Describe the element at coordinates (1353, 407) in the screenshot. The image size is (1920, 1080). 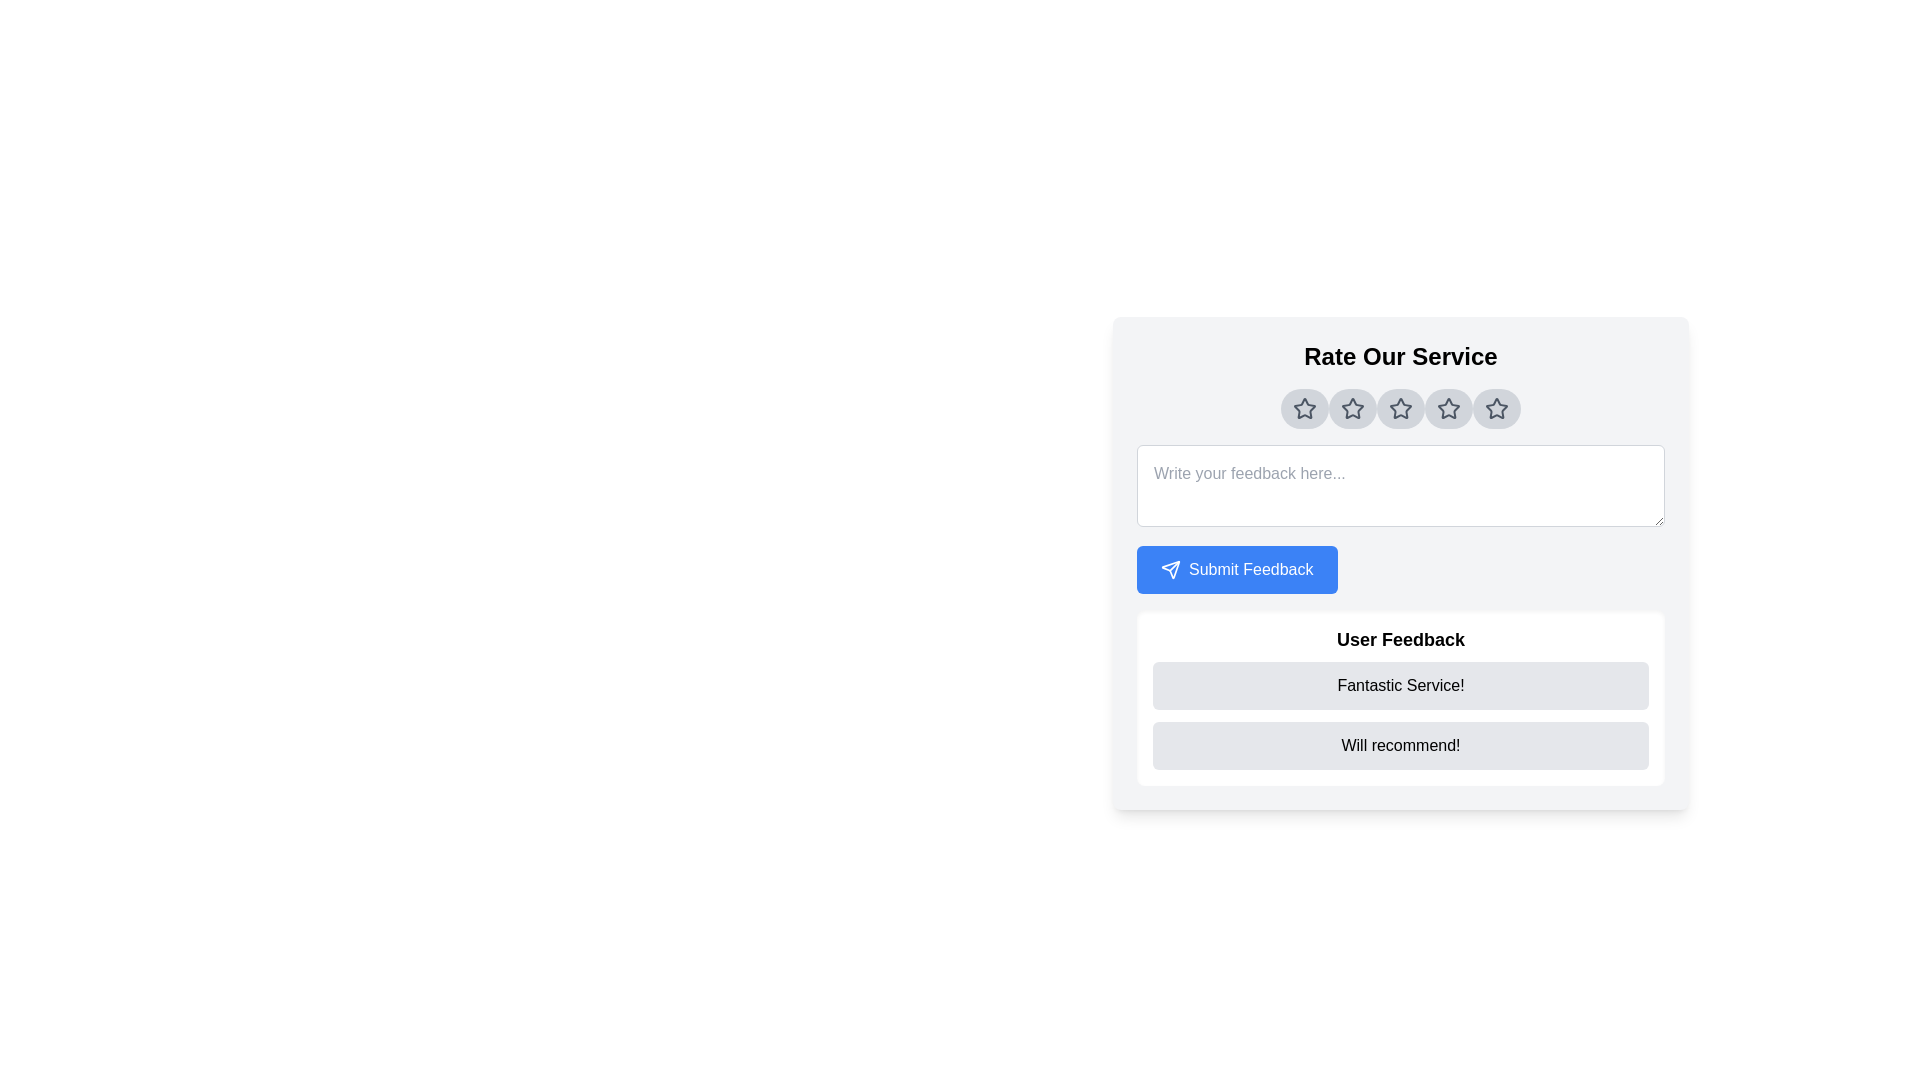
I see `the circular button with a gray background and a star icon, which is the second button from the left in a horizontal group of five buttons` at that location.